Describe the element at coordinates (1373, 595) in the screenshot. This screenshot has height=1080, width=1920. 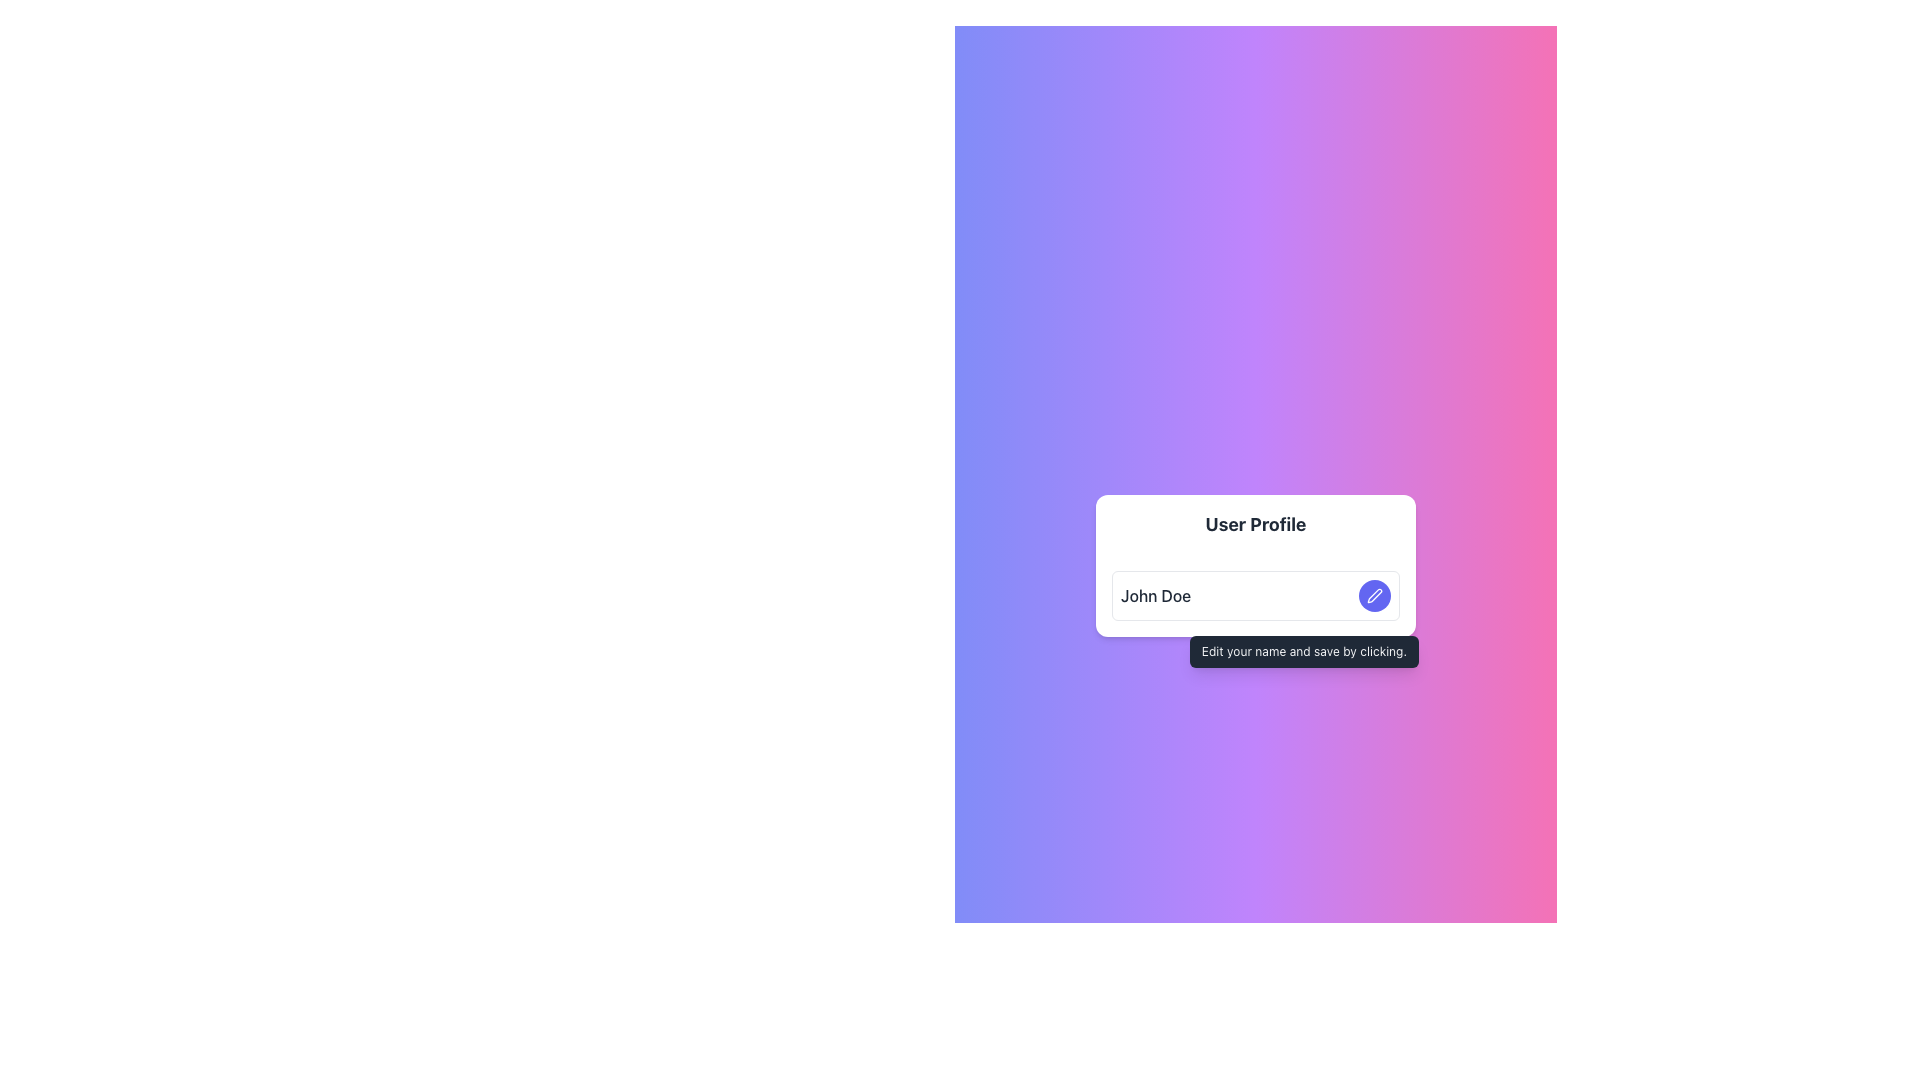
I see `the edit button located to the right of the 'John Doe' label in the profile information section` at that location.